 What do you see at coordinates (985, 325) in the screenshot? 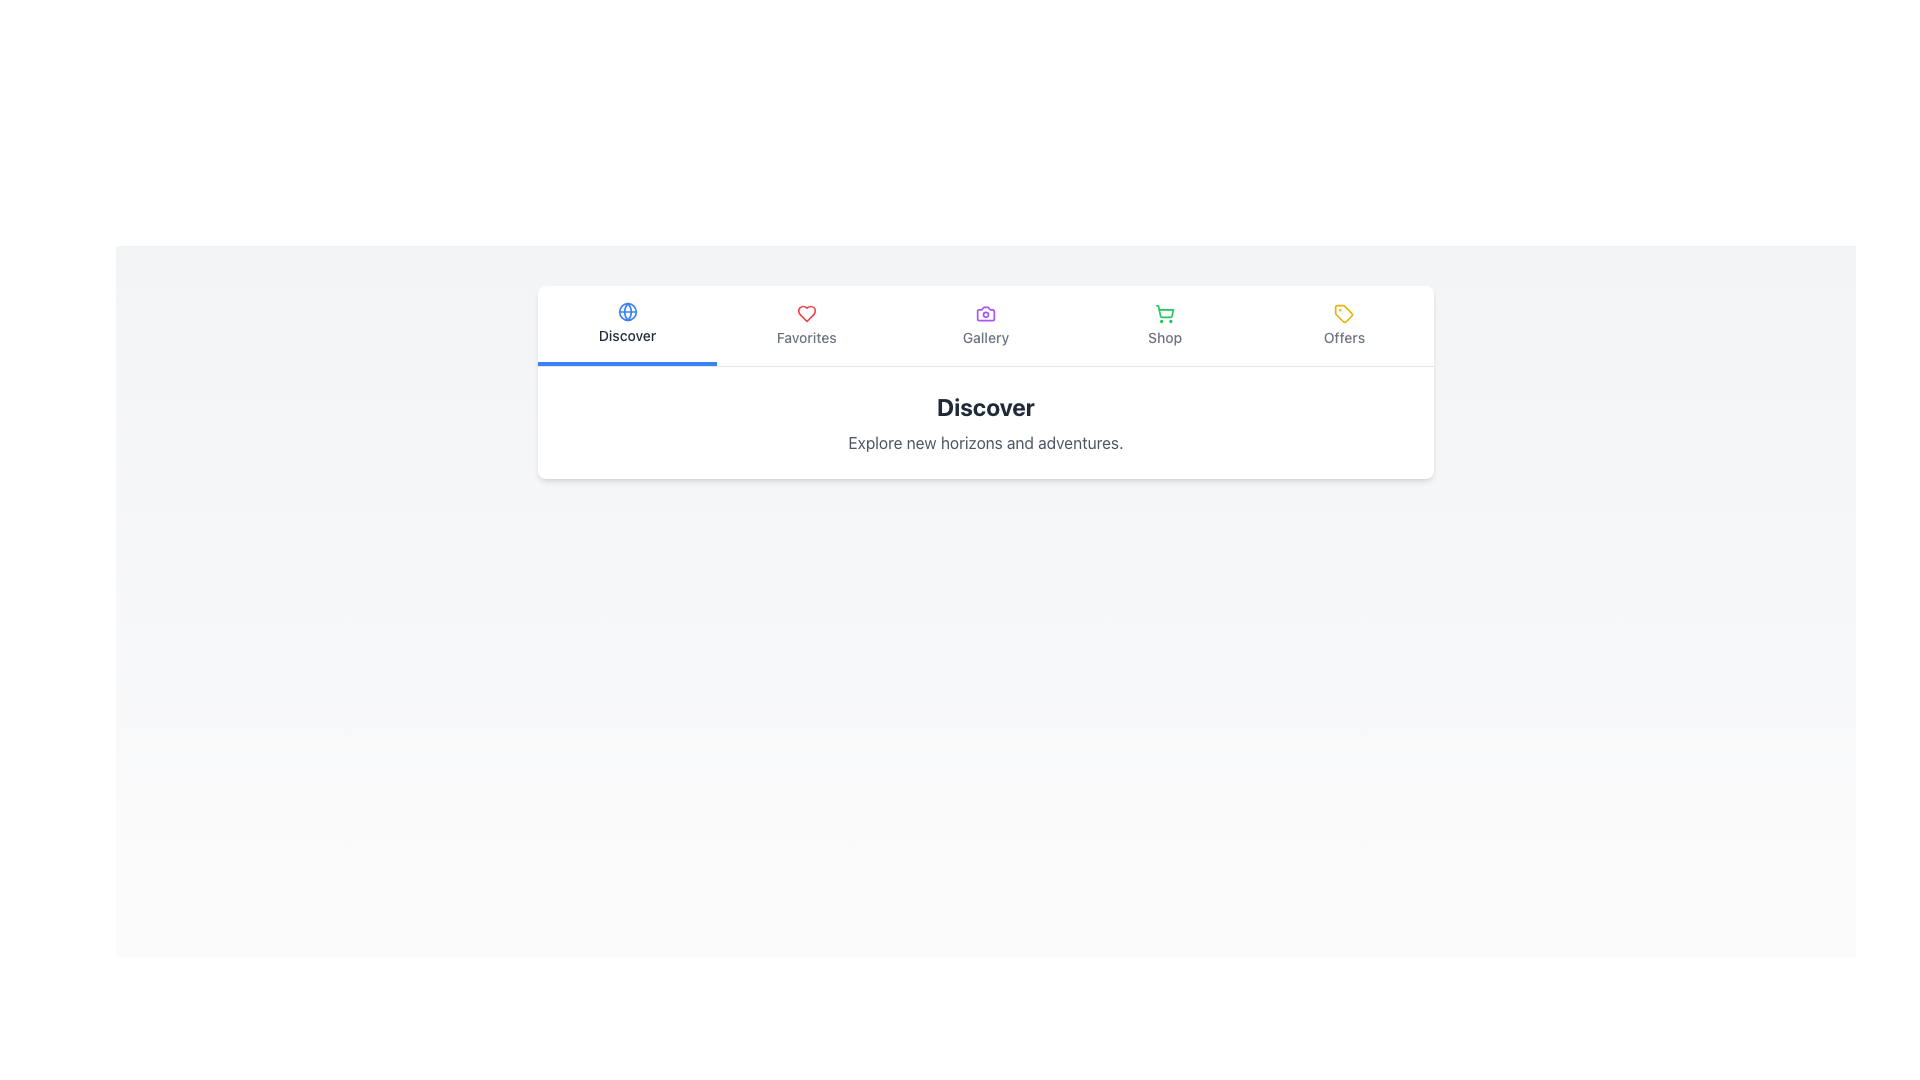
I see `the third item in the horizontal navigation bar, which serves as a navigation link directing to a gallery view or section` at bounding box center [985, 325].